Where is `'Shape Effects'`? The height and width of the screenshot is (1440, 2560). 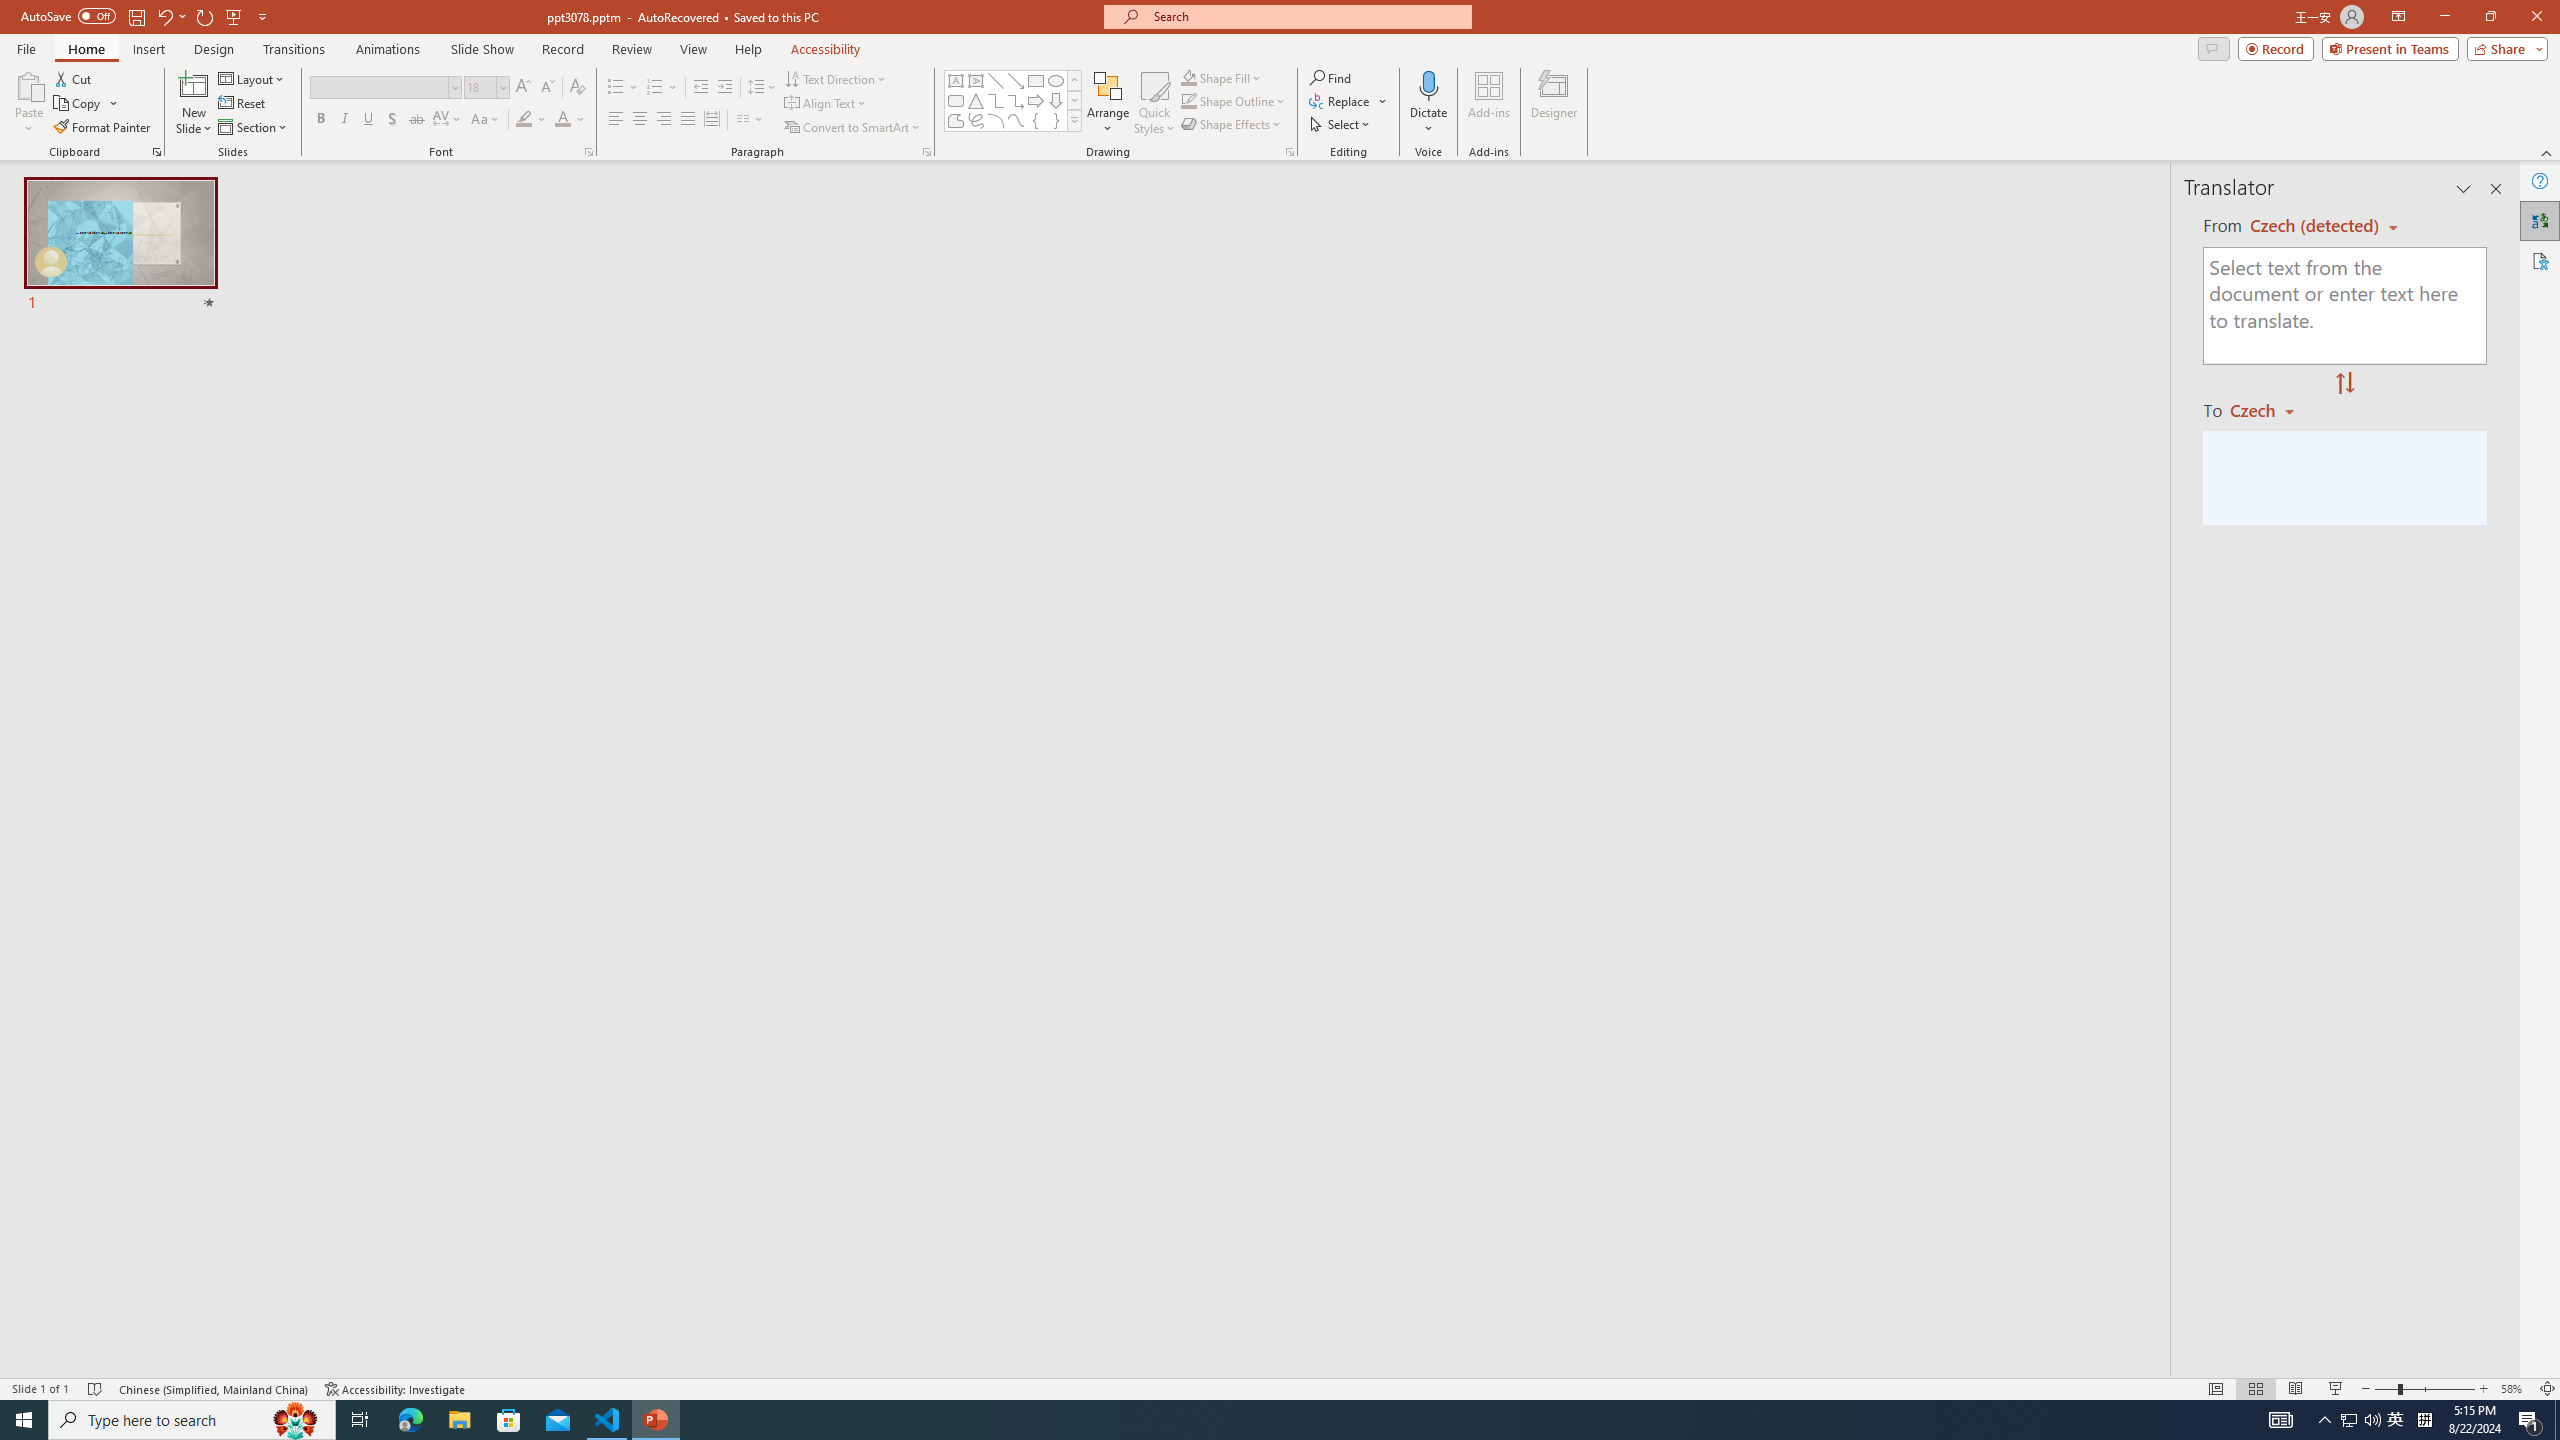 'Shape Effects' is located at coordinates (1231, 122).